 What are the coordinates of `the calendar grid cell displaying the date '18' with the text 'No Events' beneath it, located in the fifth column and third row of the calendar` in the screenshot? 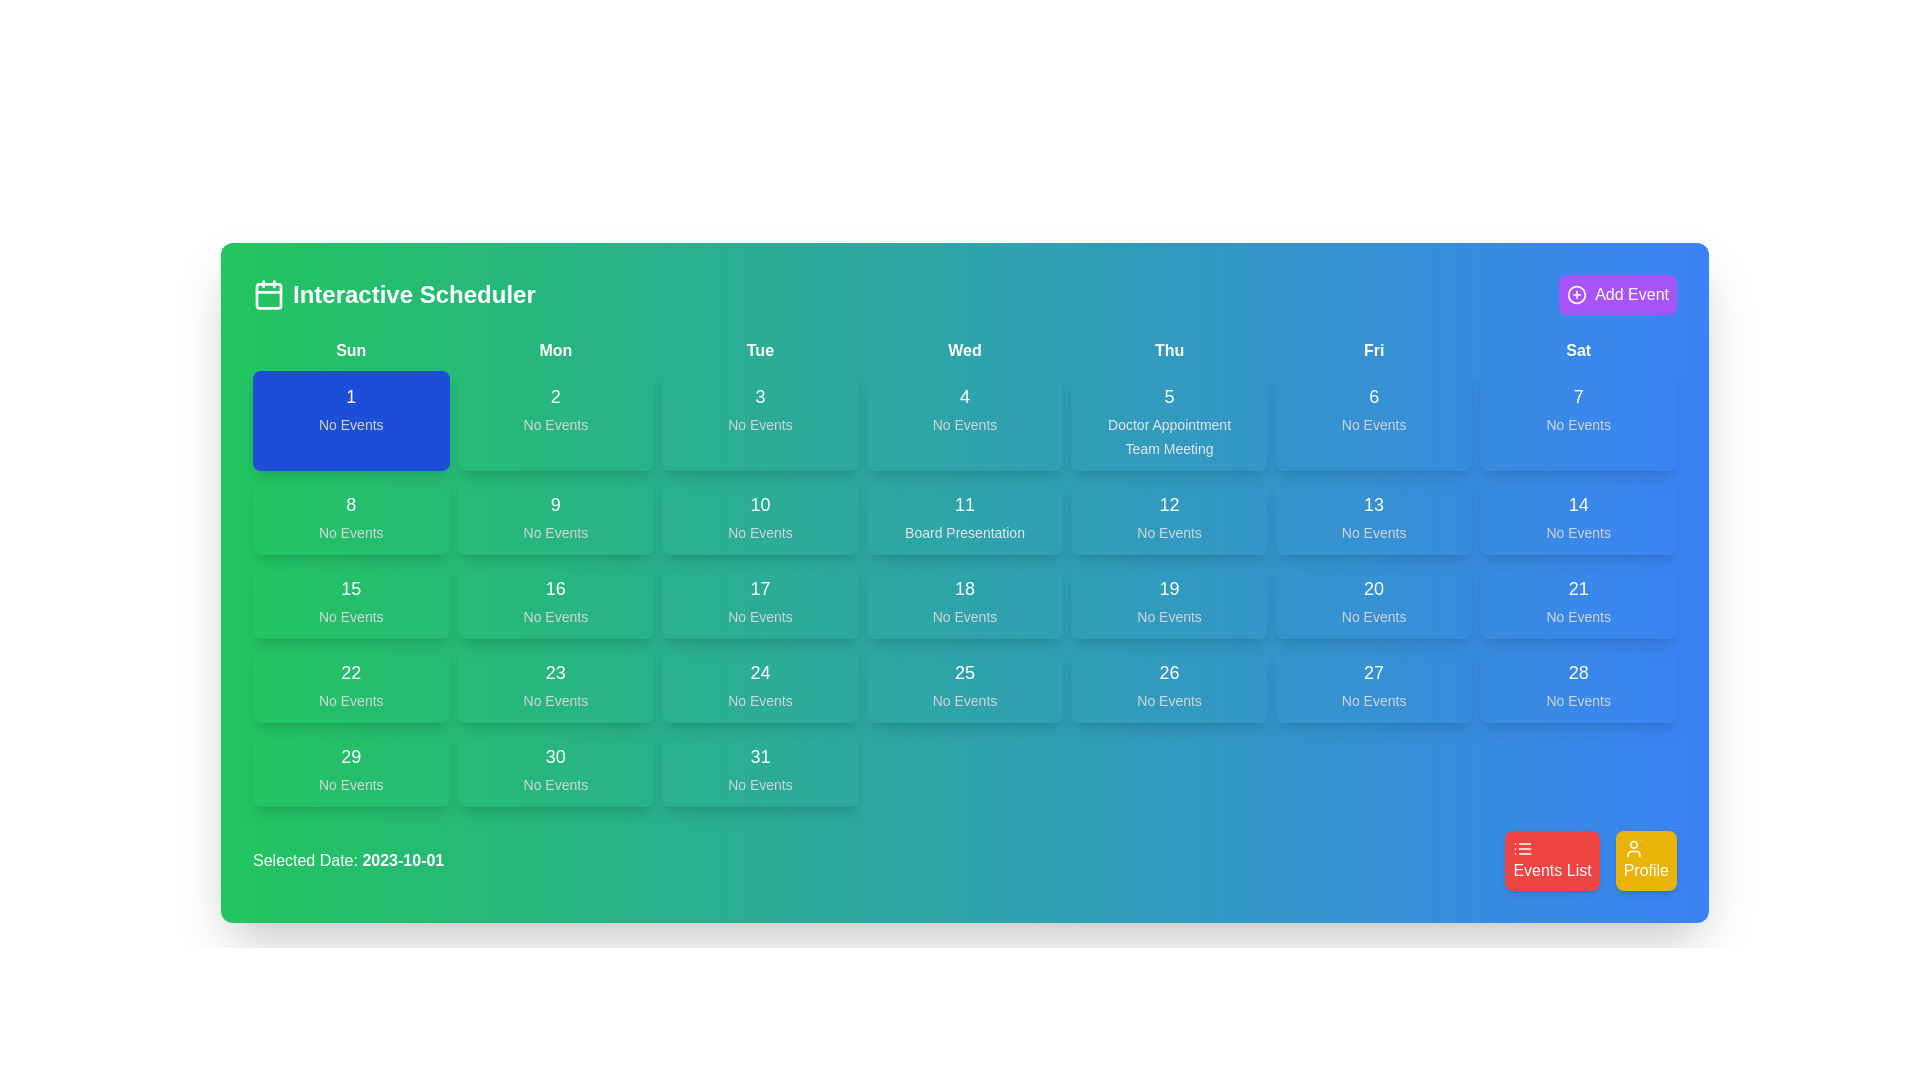 It's located at (964, 600).